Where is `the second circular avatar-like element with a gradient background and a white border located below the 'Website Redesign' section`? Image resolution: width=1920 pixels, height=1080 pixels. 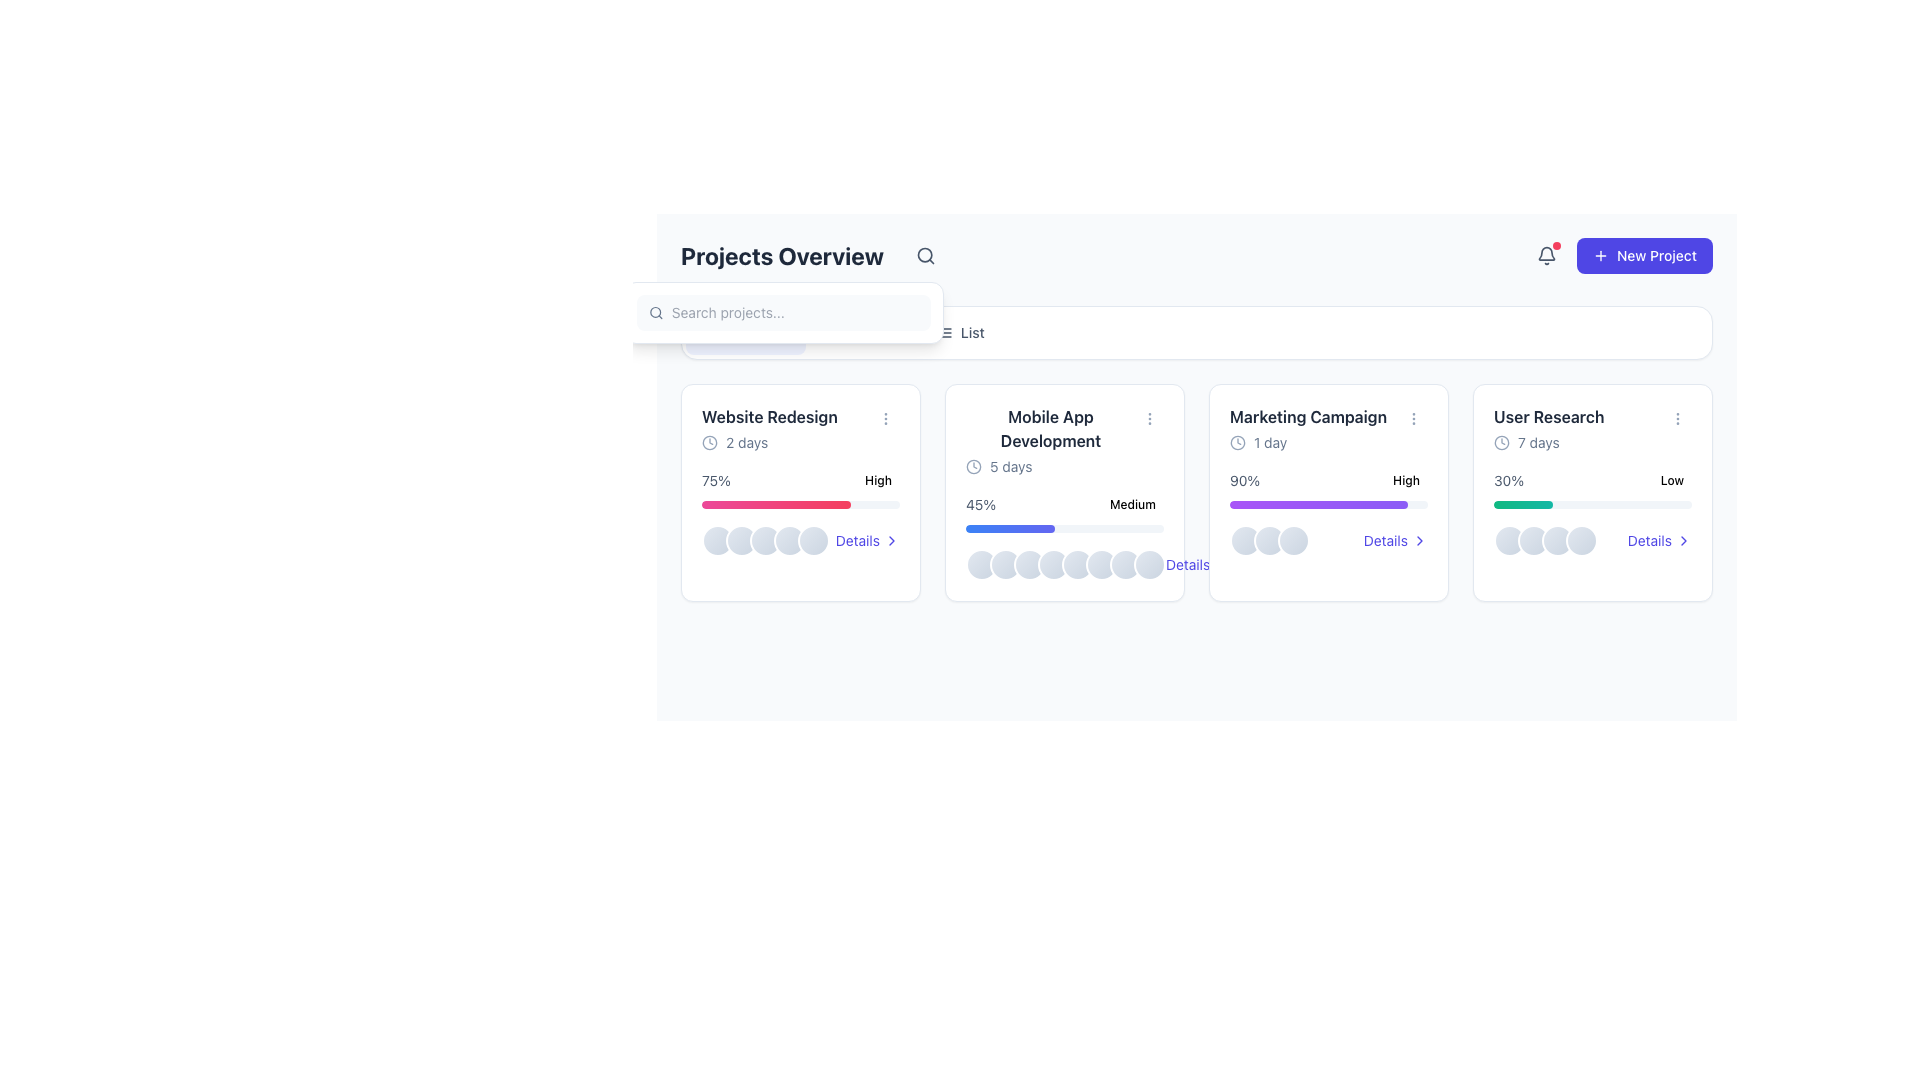
the second circular avatar-like element with a gradient background and a white border located below the 'Website Redesign' section is located at coordinates (741, 540).